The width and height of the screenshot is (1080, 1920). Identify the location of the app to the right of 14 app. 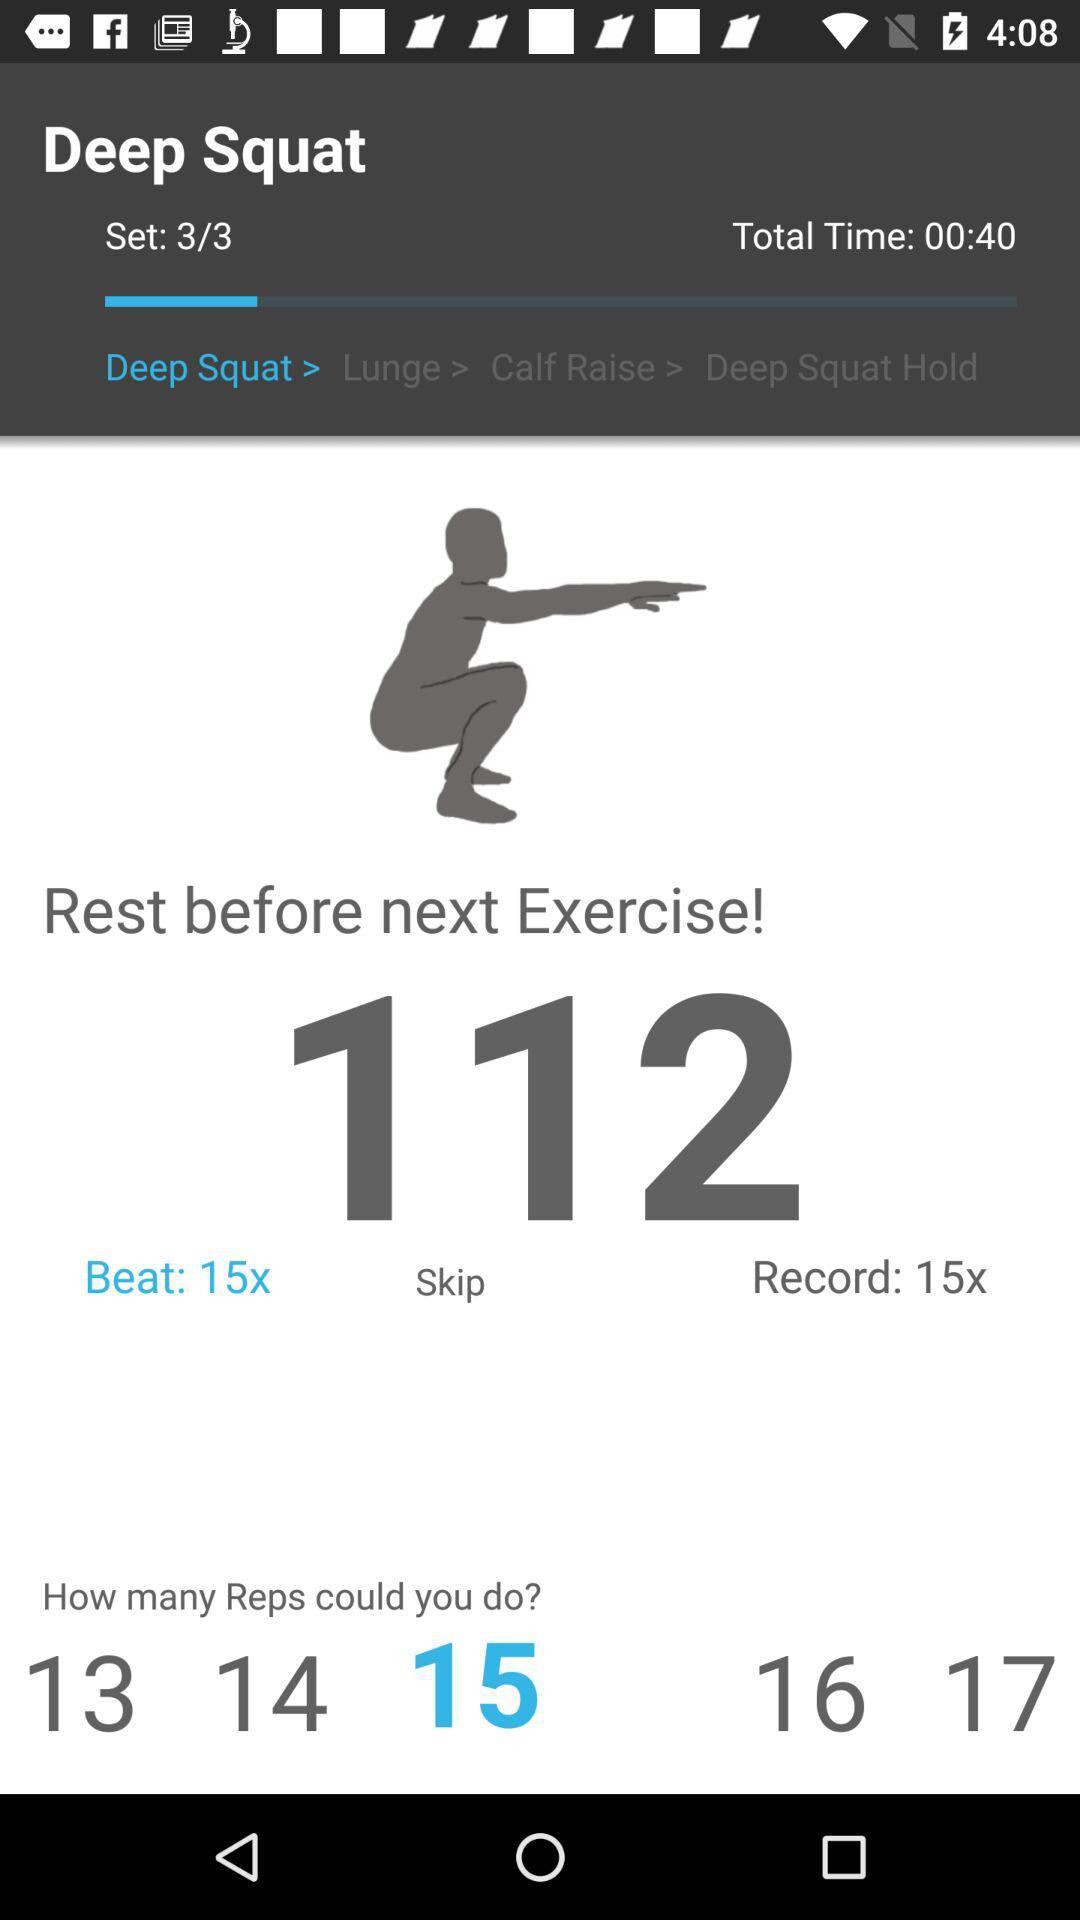
(540, 1680).